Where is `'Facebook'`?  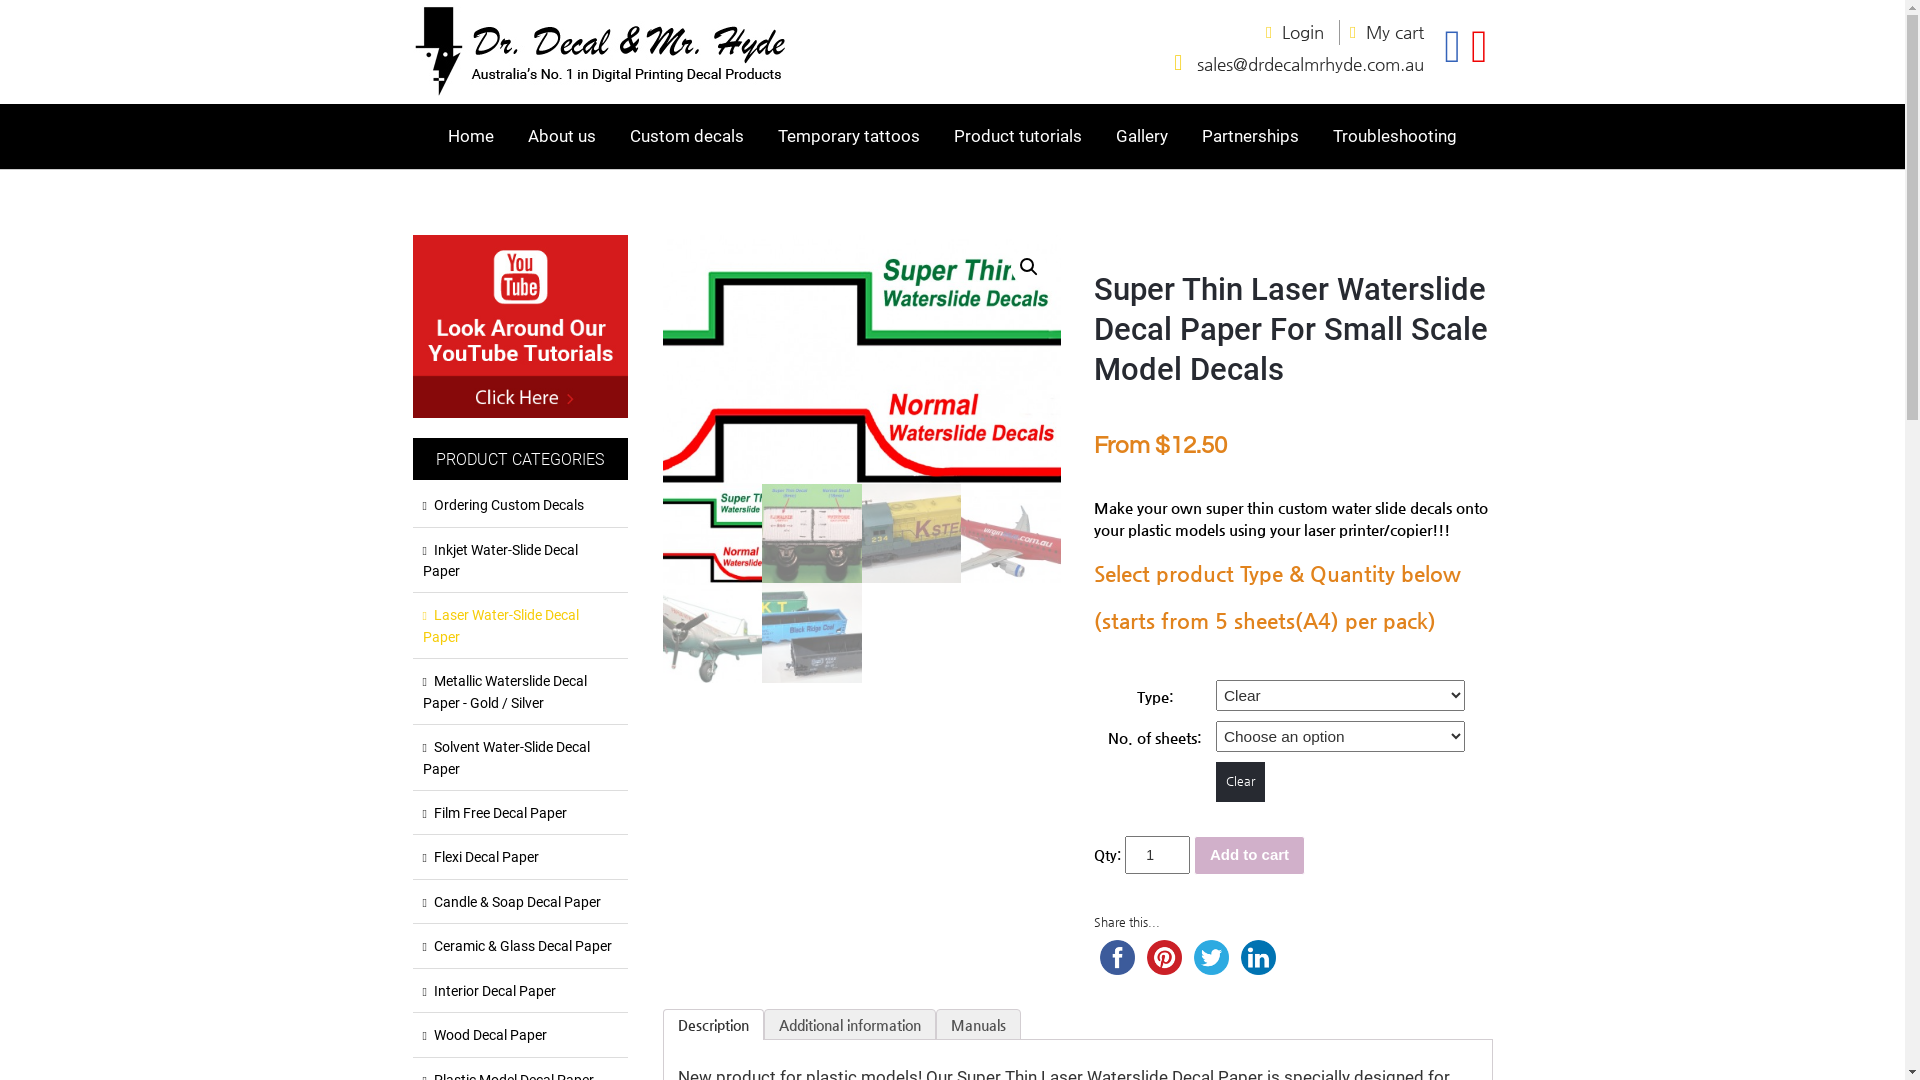
'Facebook' is located at coordinates (1116, 956).